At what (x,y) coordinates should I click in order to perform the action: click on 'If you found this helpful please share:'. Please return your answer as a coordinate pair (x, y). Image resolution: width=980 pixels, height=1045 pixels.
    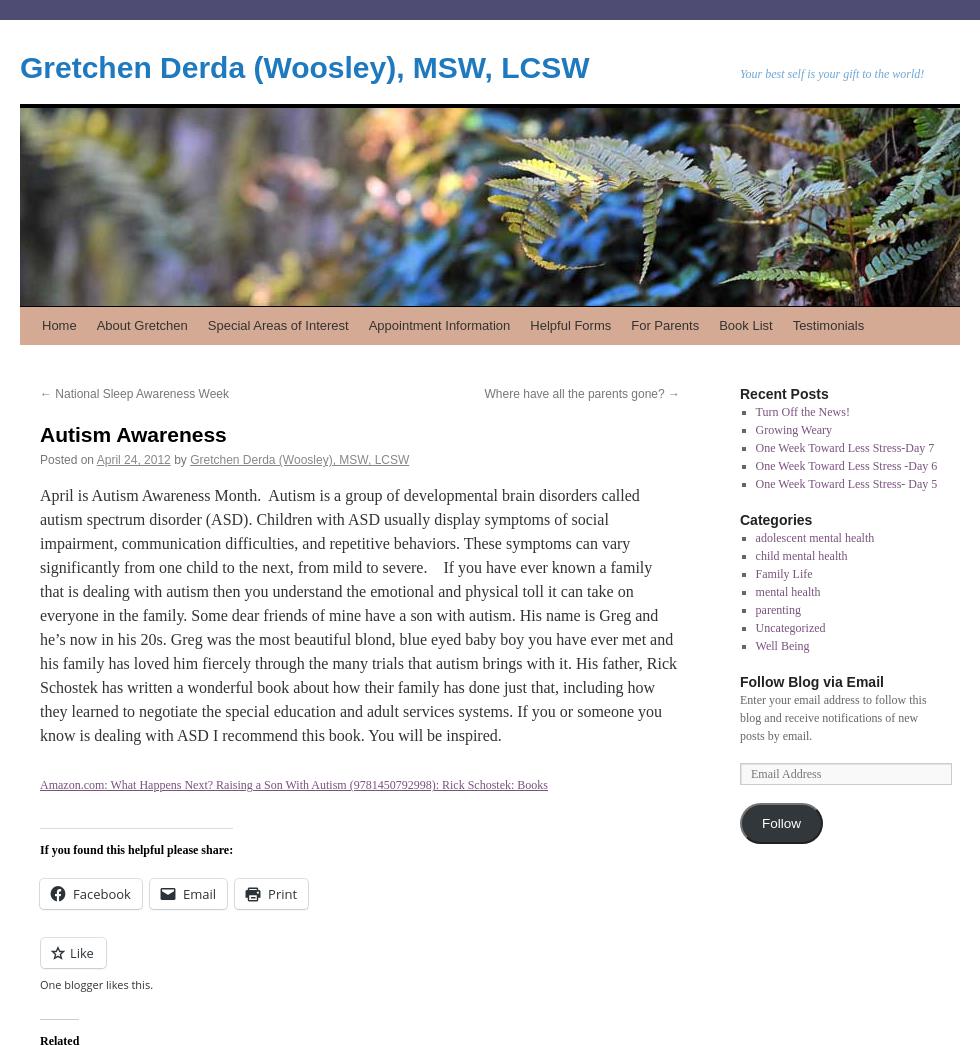
    Looking at the image, I should click on (136, 849).